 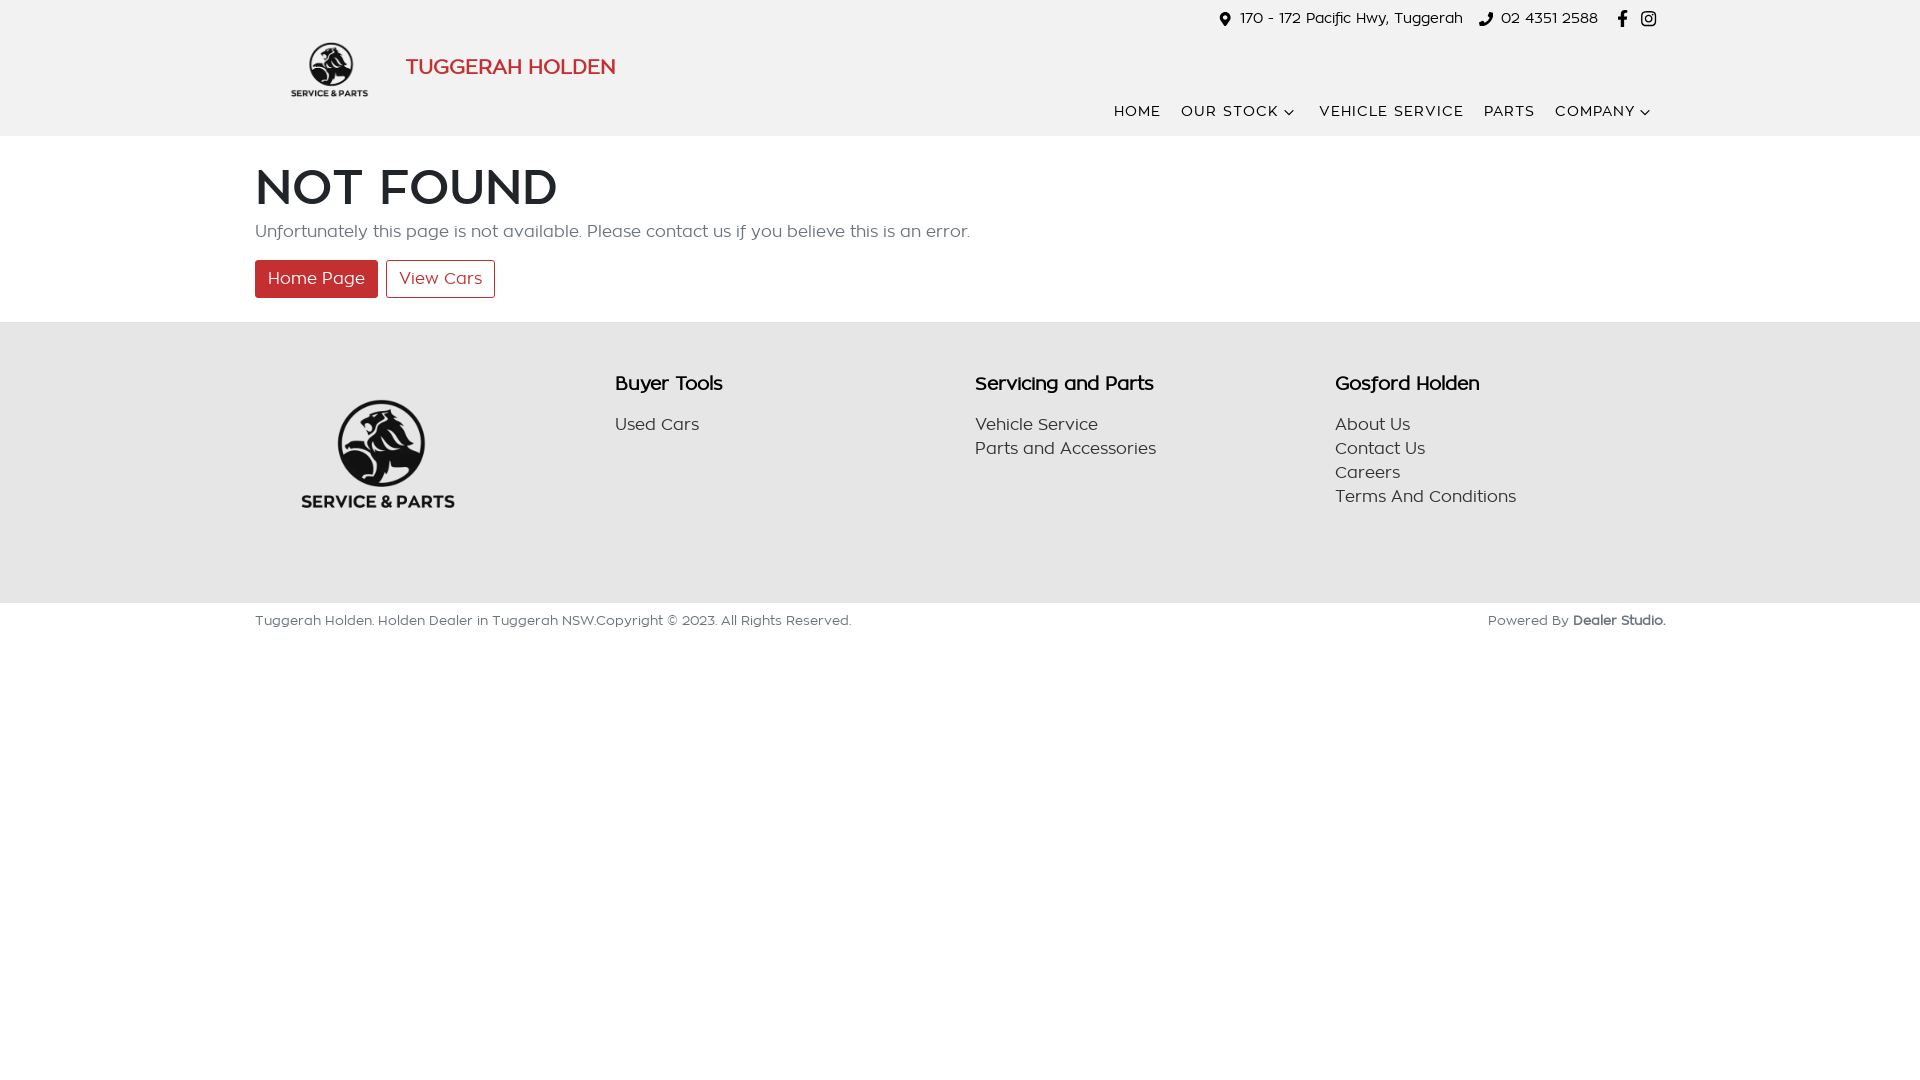 I want to click on 'Home Page', so click(x=315, y=278).